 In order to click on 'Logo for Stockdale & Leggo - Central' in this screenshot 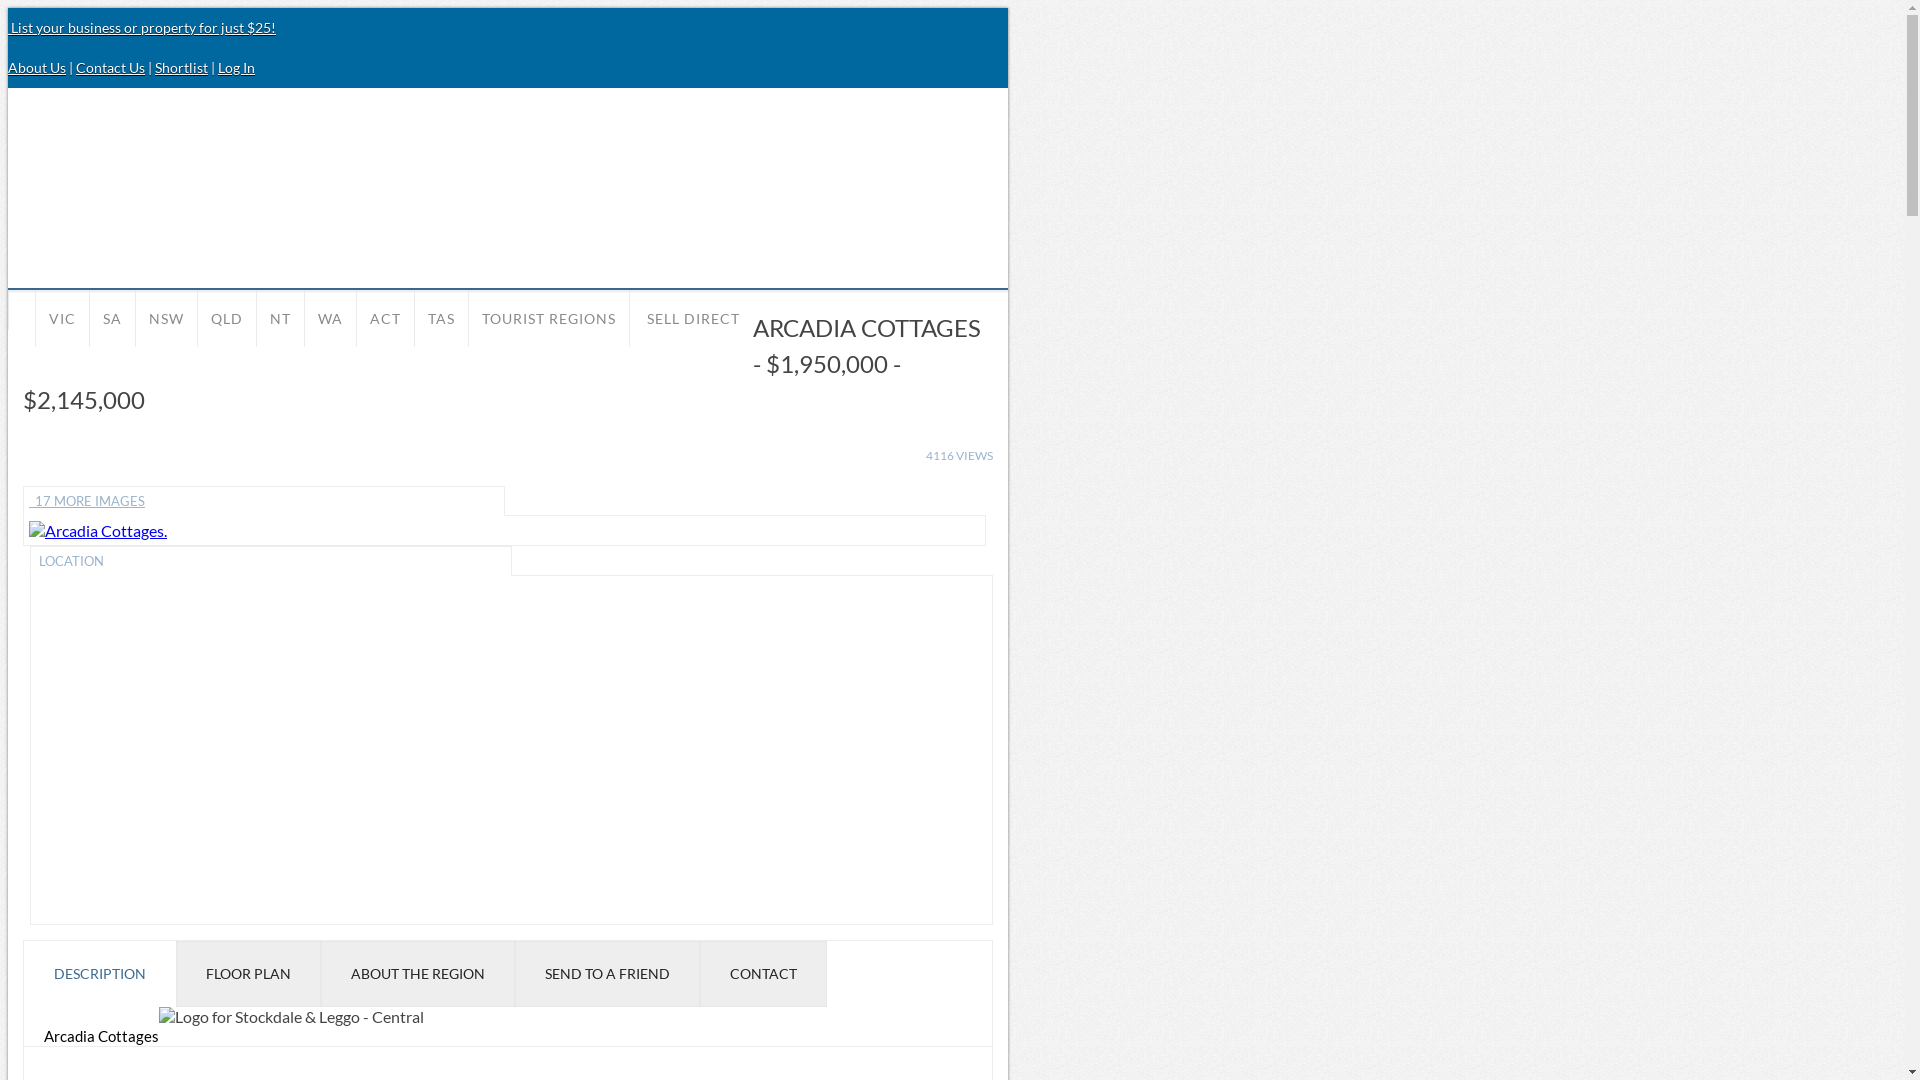, I will do `click(157, 1016)`.